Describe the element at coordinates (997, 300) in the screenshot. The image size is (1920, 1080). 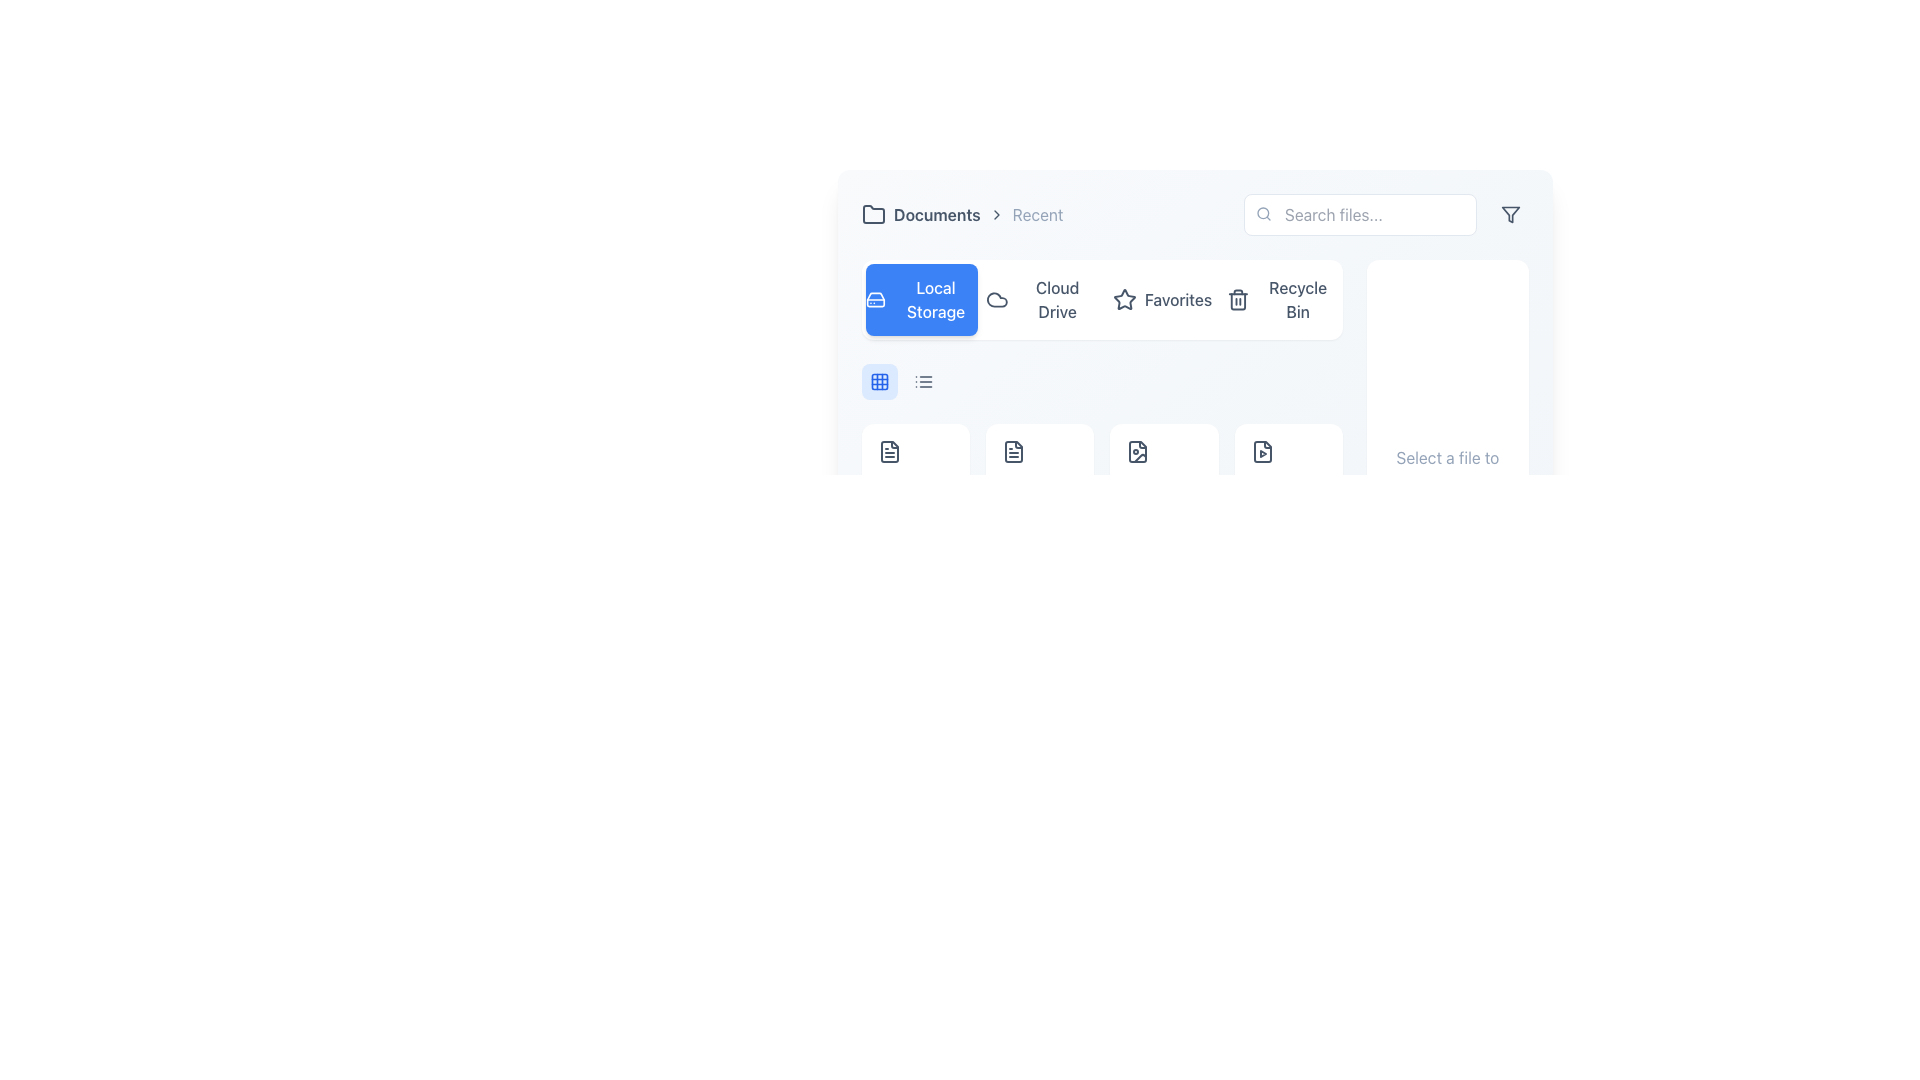
I see `the 'Cloud Drive' icon, which is the second icon in the navigation row located at the upper section of the interface` at that location.